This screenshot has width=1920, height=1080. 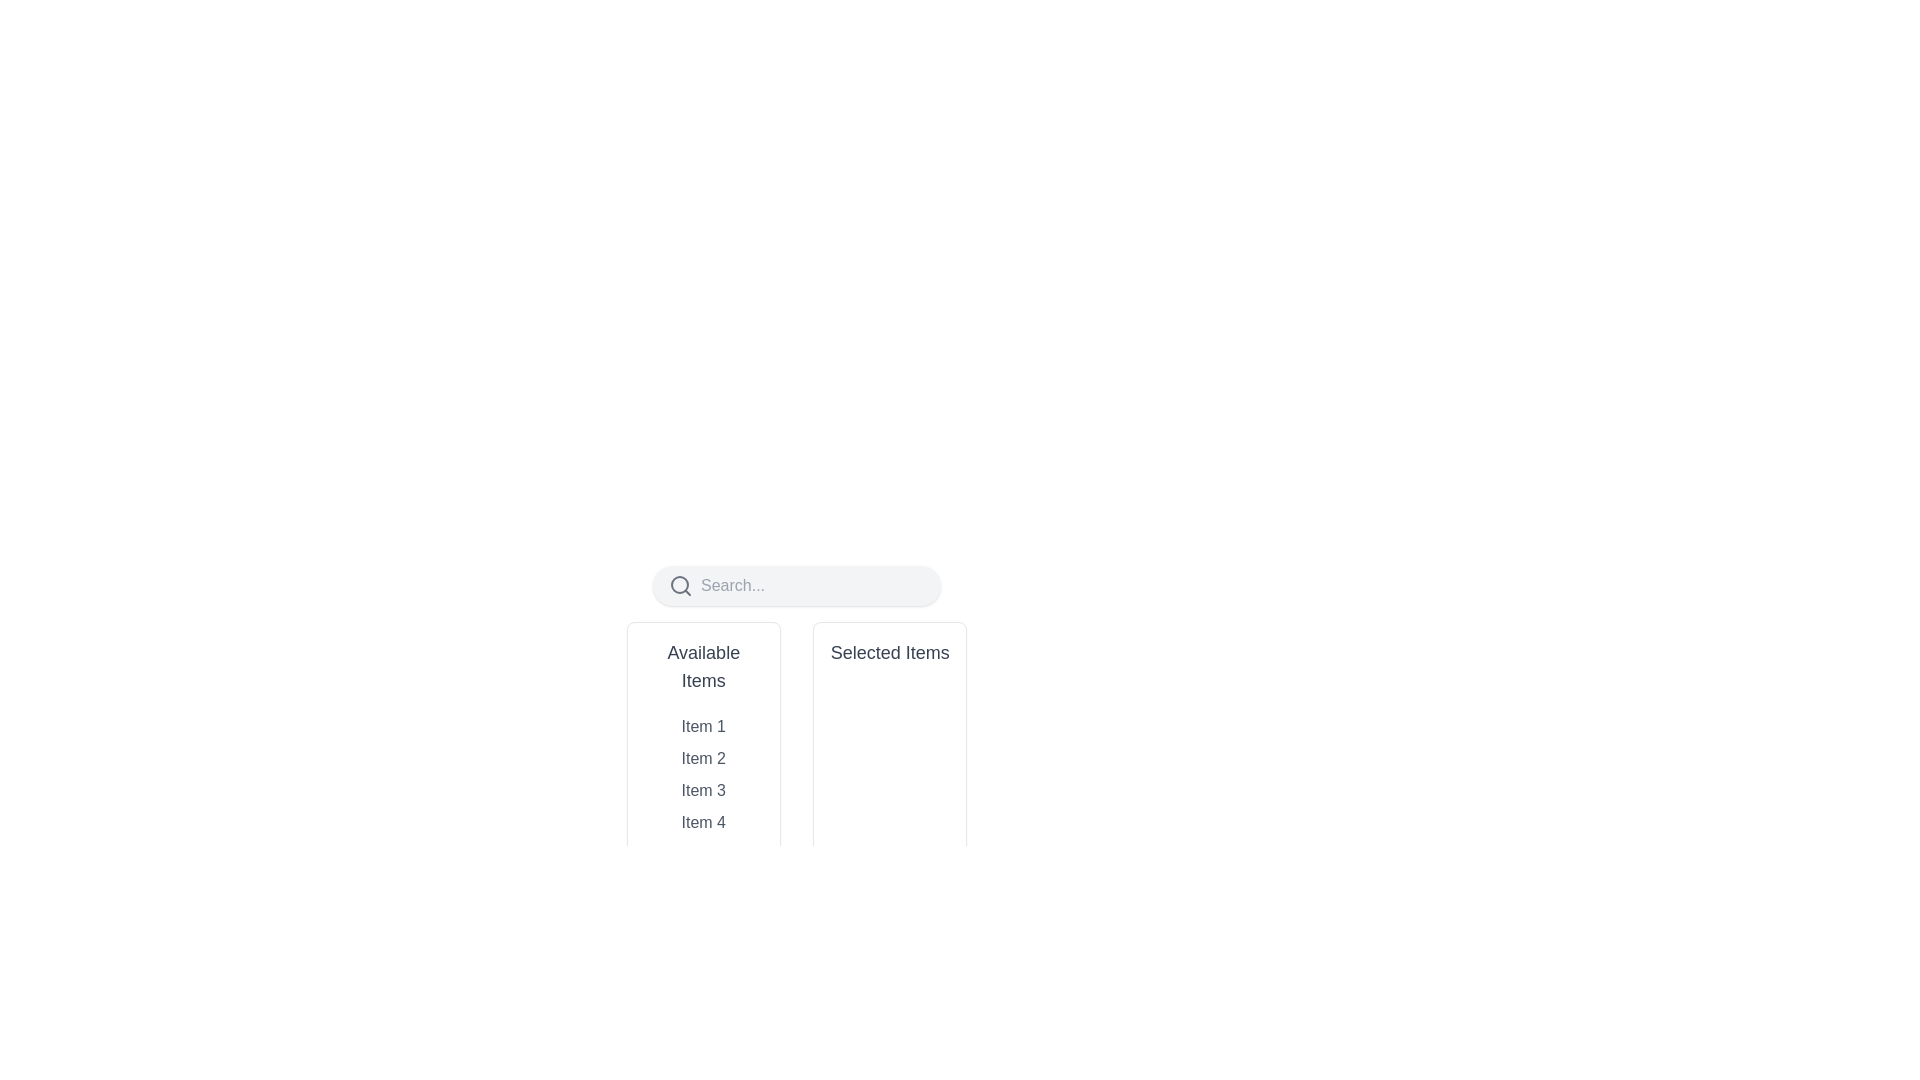 I want to click on the search icon, which is an SVG graphic located to the left of the search input field in a rounded rectangular search bar, so click(x=681, y=585).